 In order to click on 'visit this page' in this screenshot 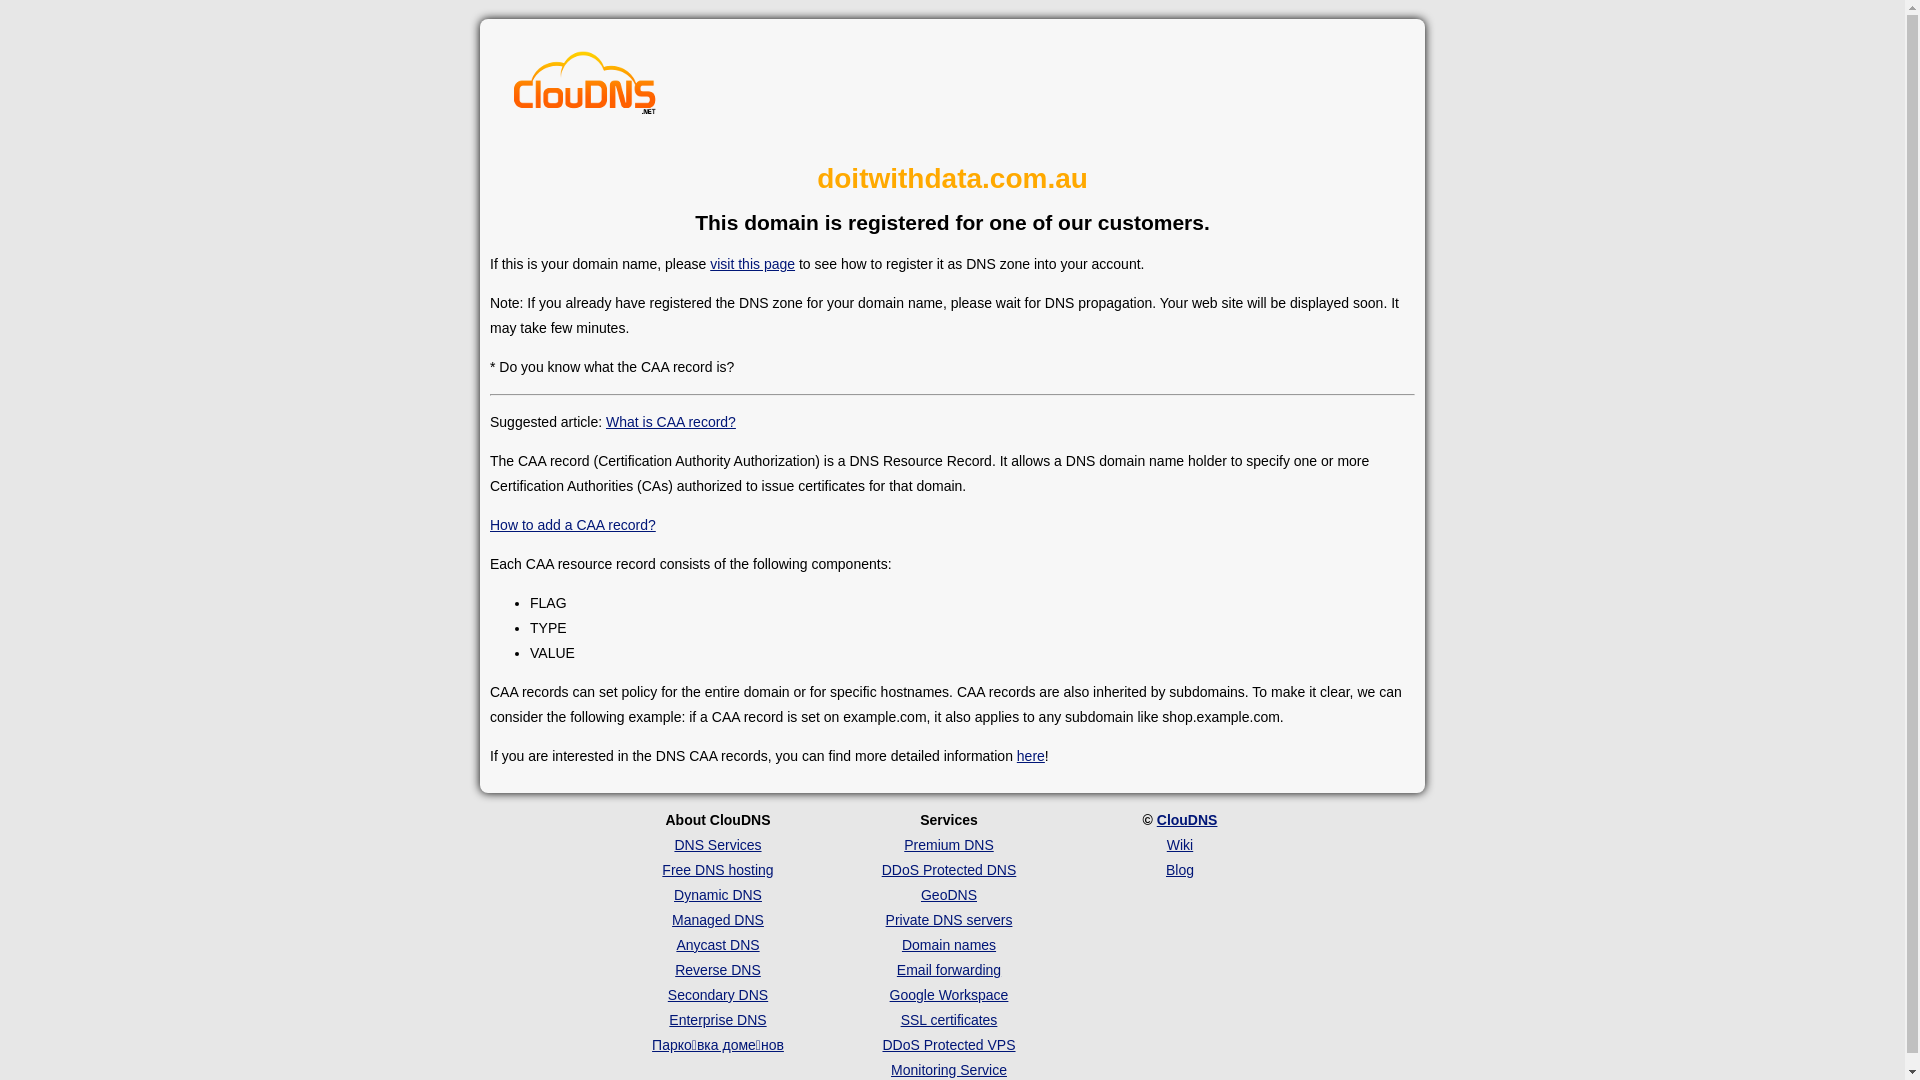, I will do `click(751, 262)`.